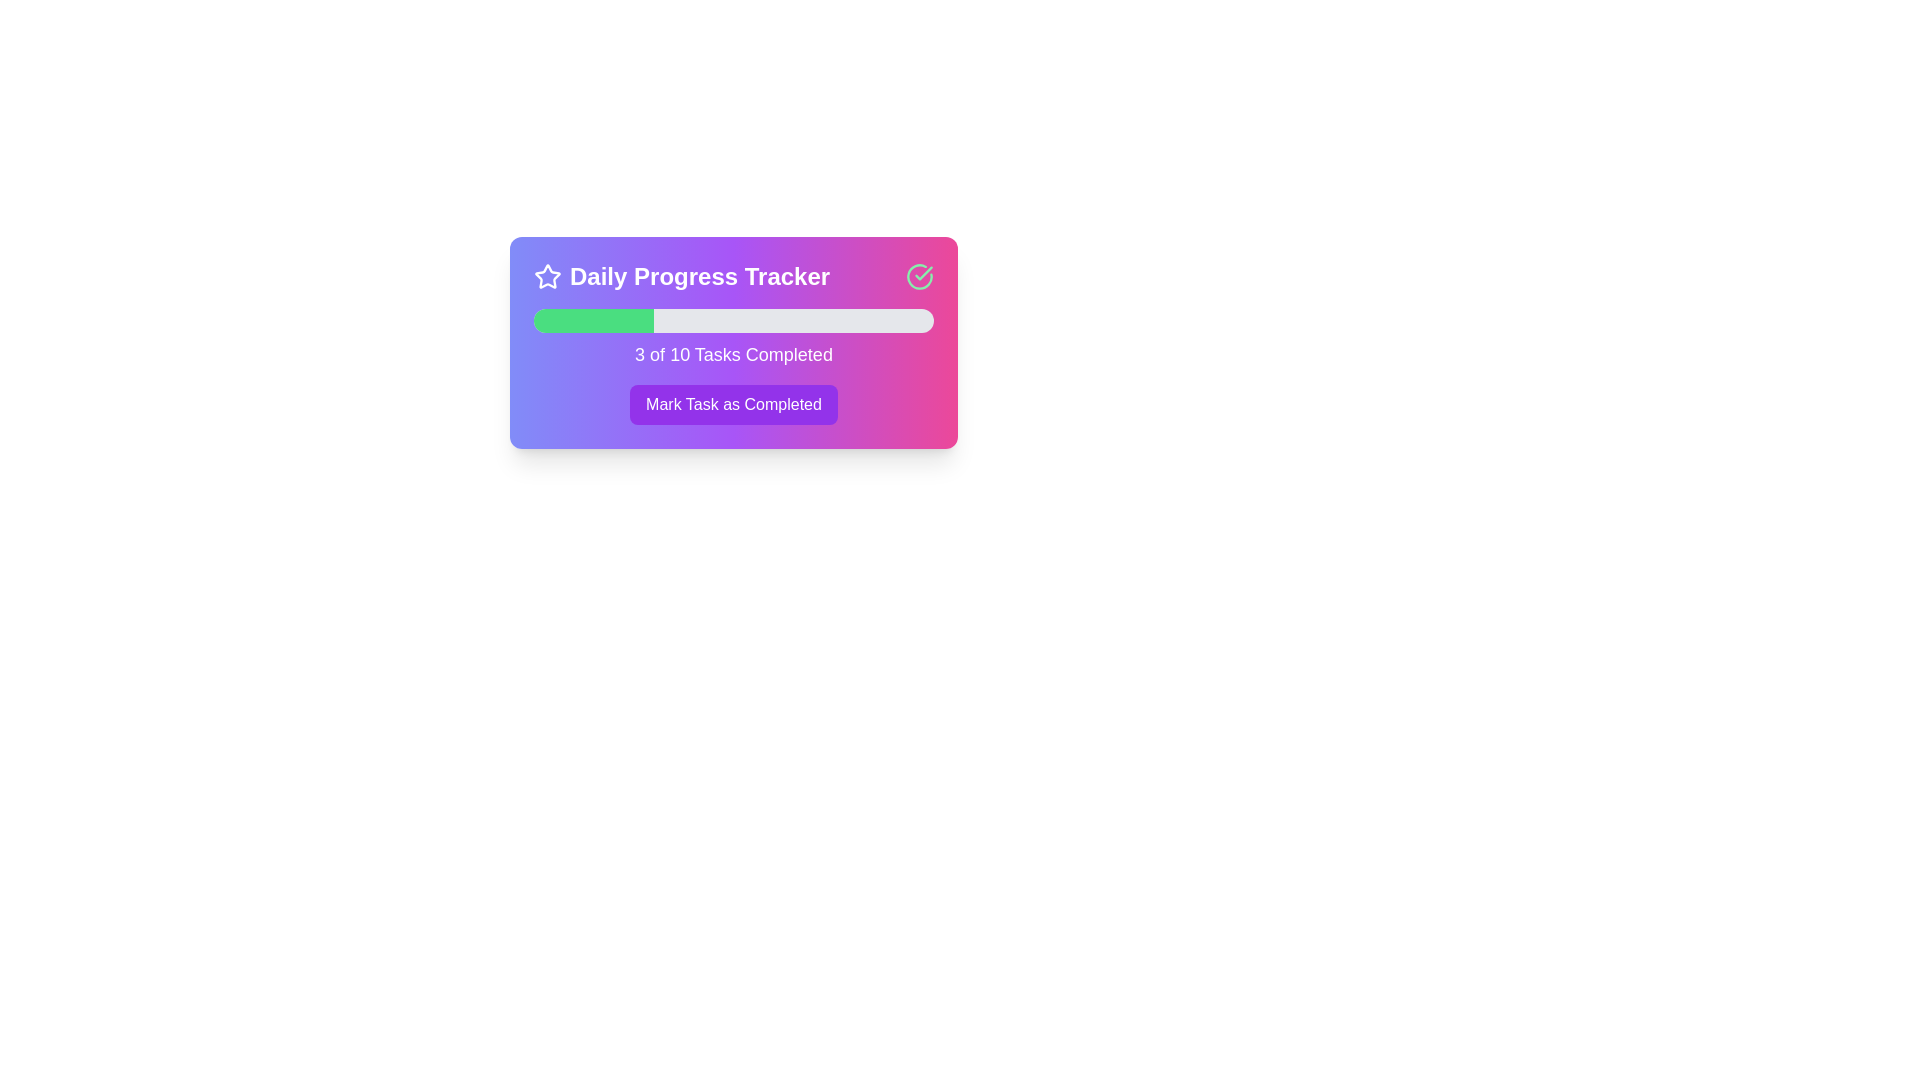 This screenshot has width=1920, height=1080. What do you see at coordinates (733, 405) in the screenshot?
I see `the button located at the bottom of the card layout, below the progress bar and the text '3 of 10 Tasks Completed', to mark a task as completed` at bounding box center [733, 405].